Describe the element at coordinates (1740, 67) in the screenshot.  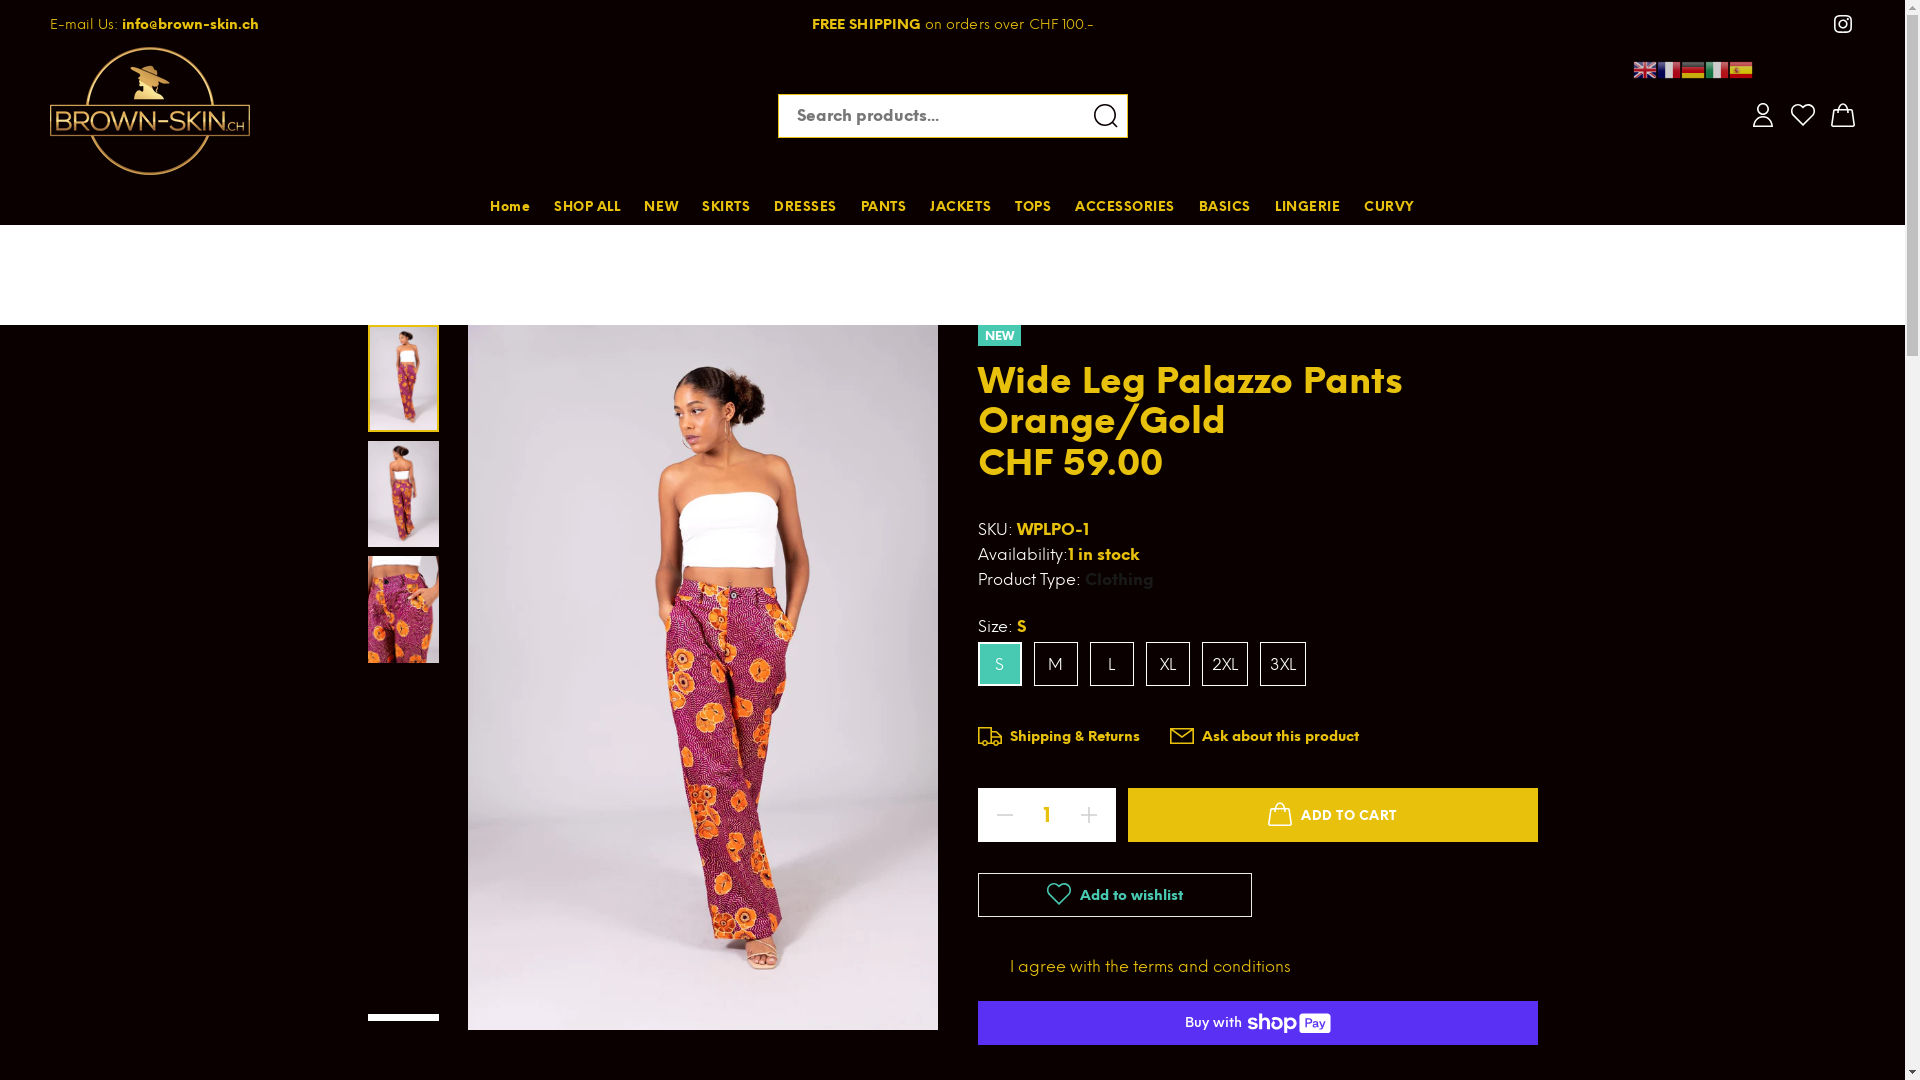
I see `'Spanish'` at that location.